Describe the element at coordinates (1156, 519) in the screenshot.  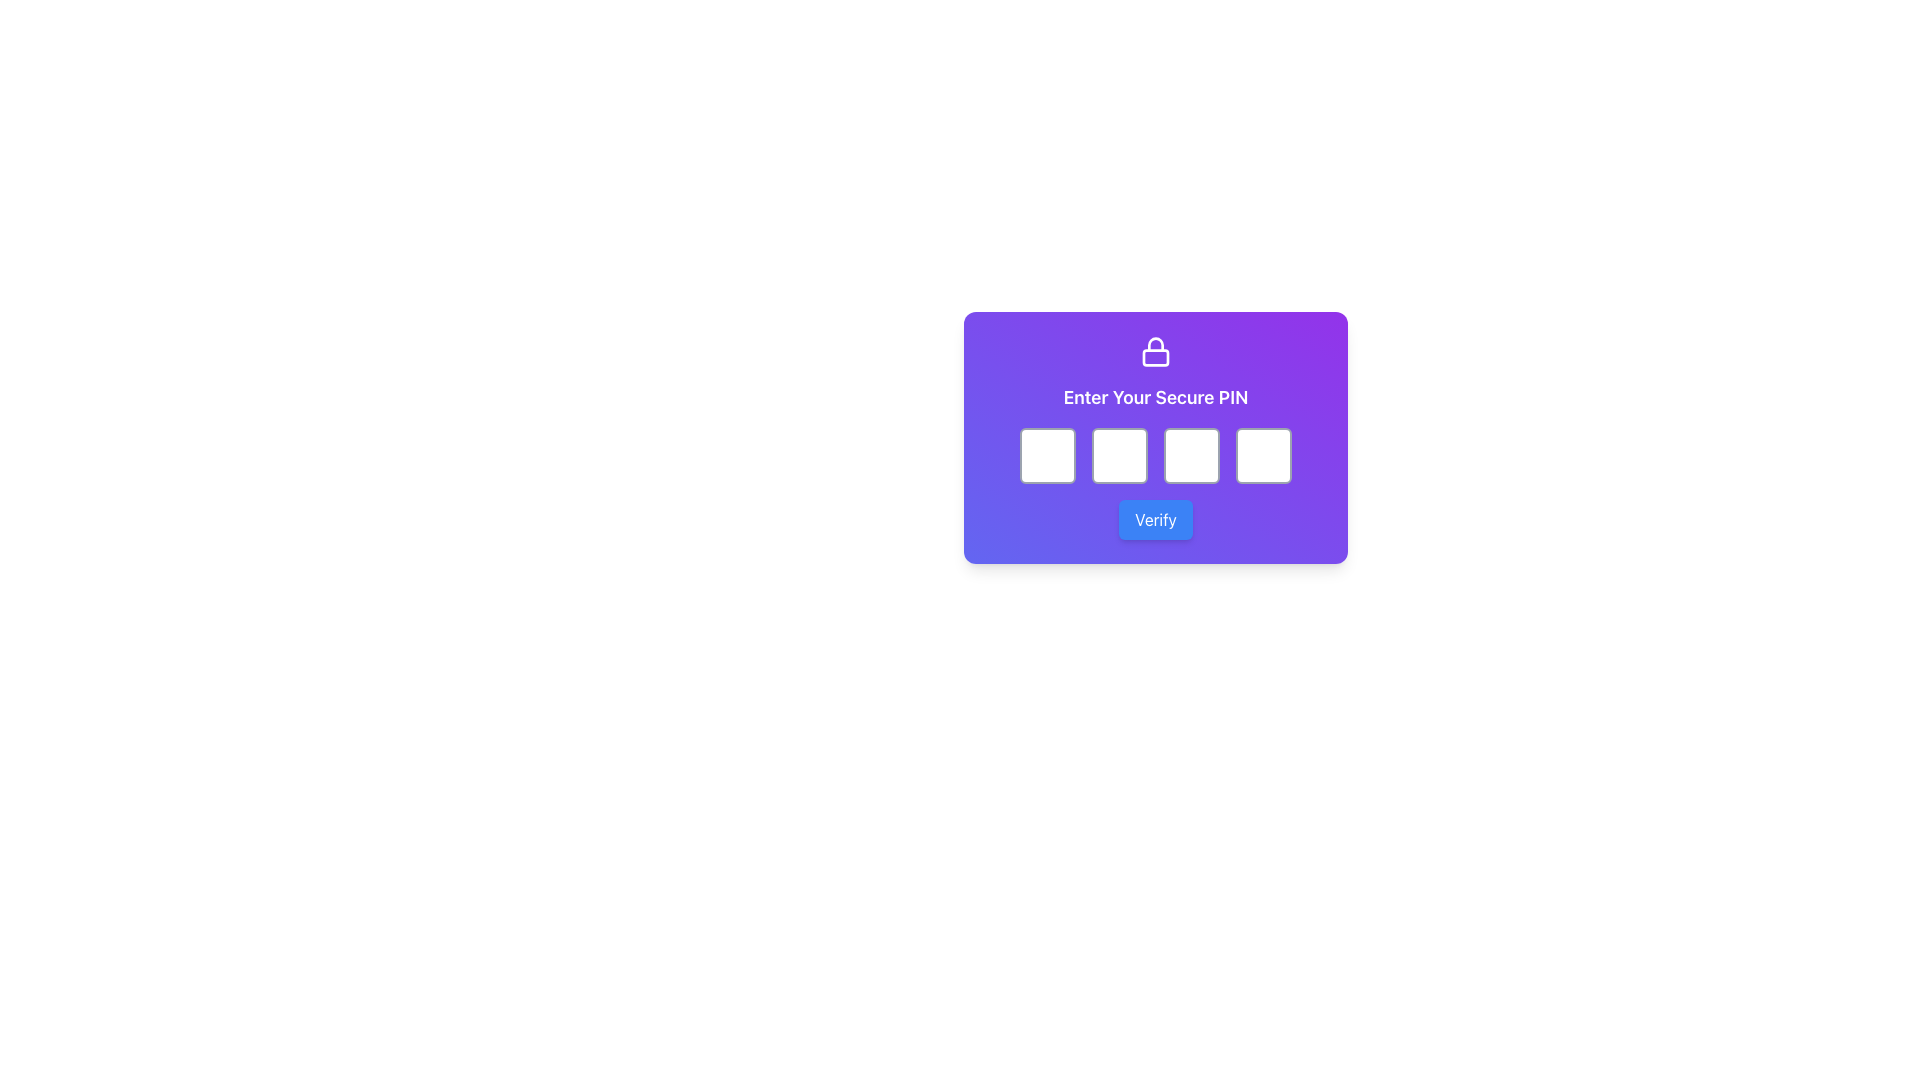
I see `the 'Verify' button, which has a blue background and white text, to initiate verification` at that location.